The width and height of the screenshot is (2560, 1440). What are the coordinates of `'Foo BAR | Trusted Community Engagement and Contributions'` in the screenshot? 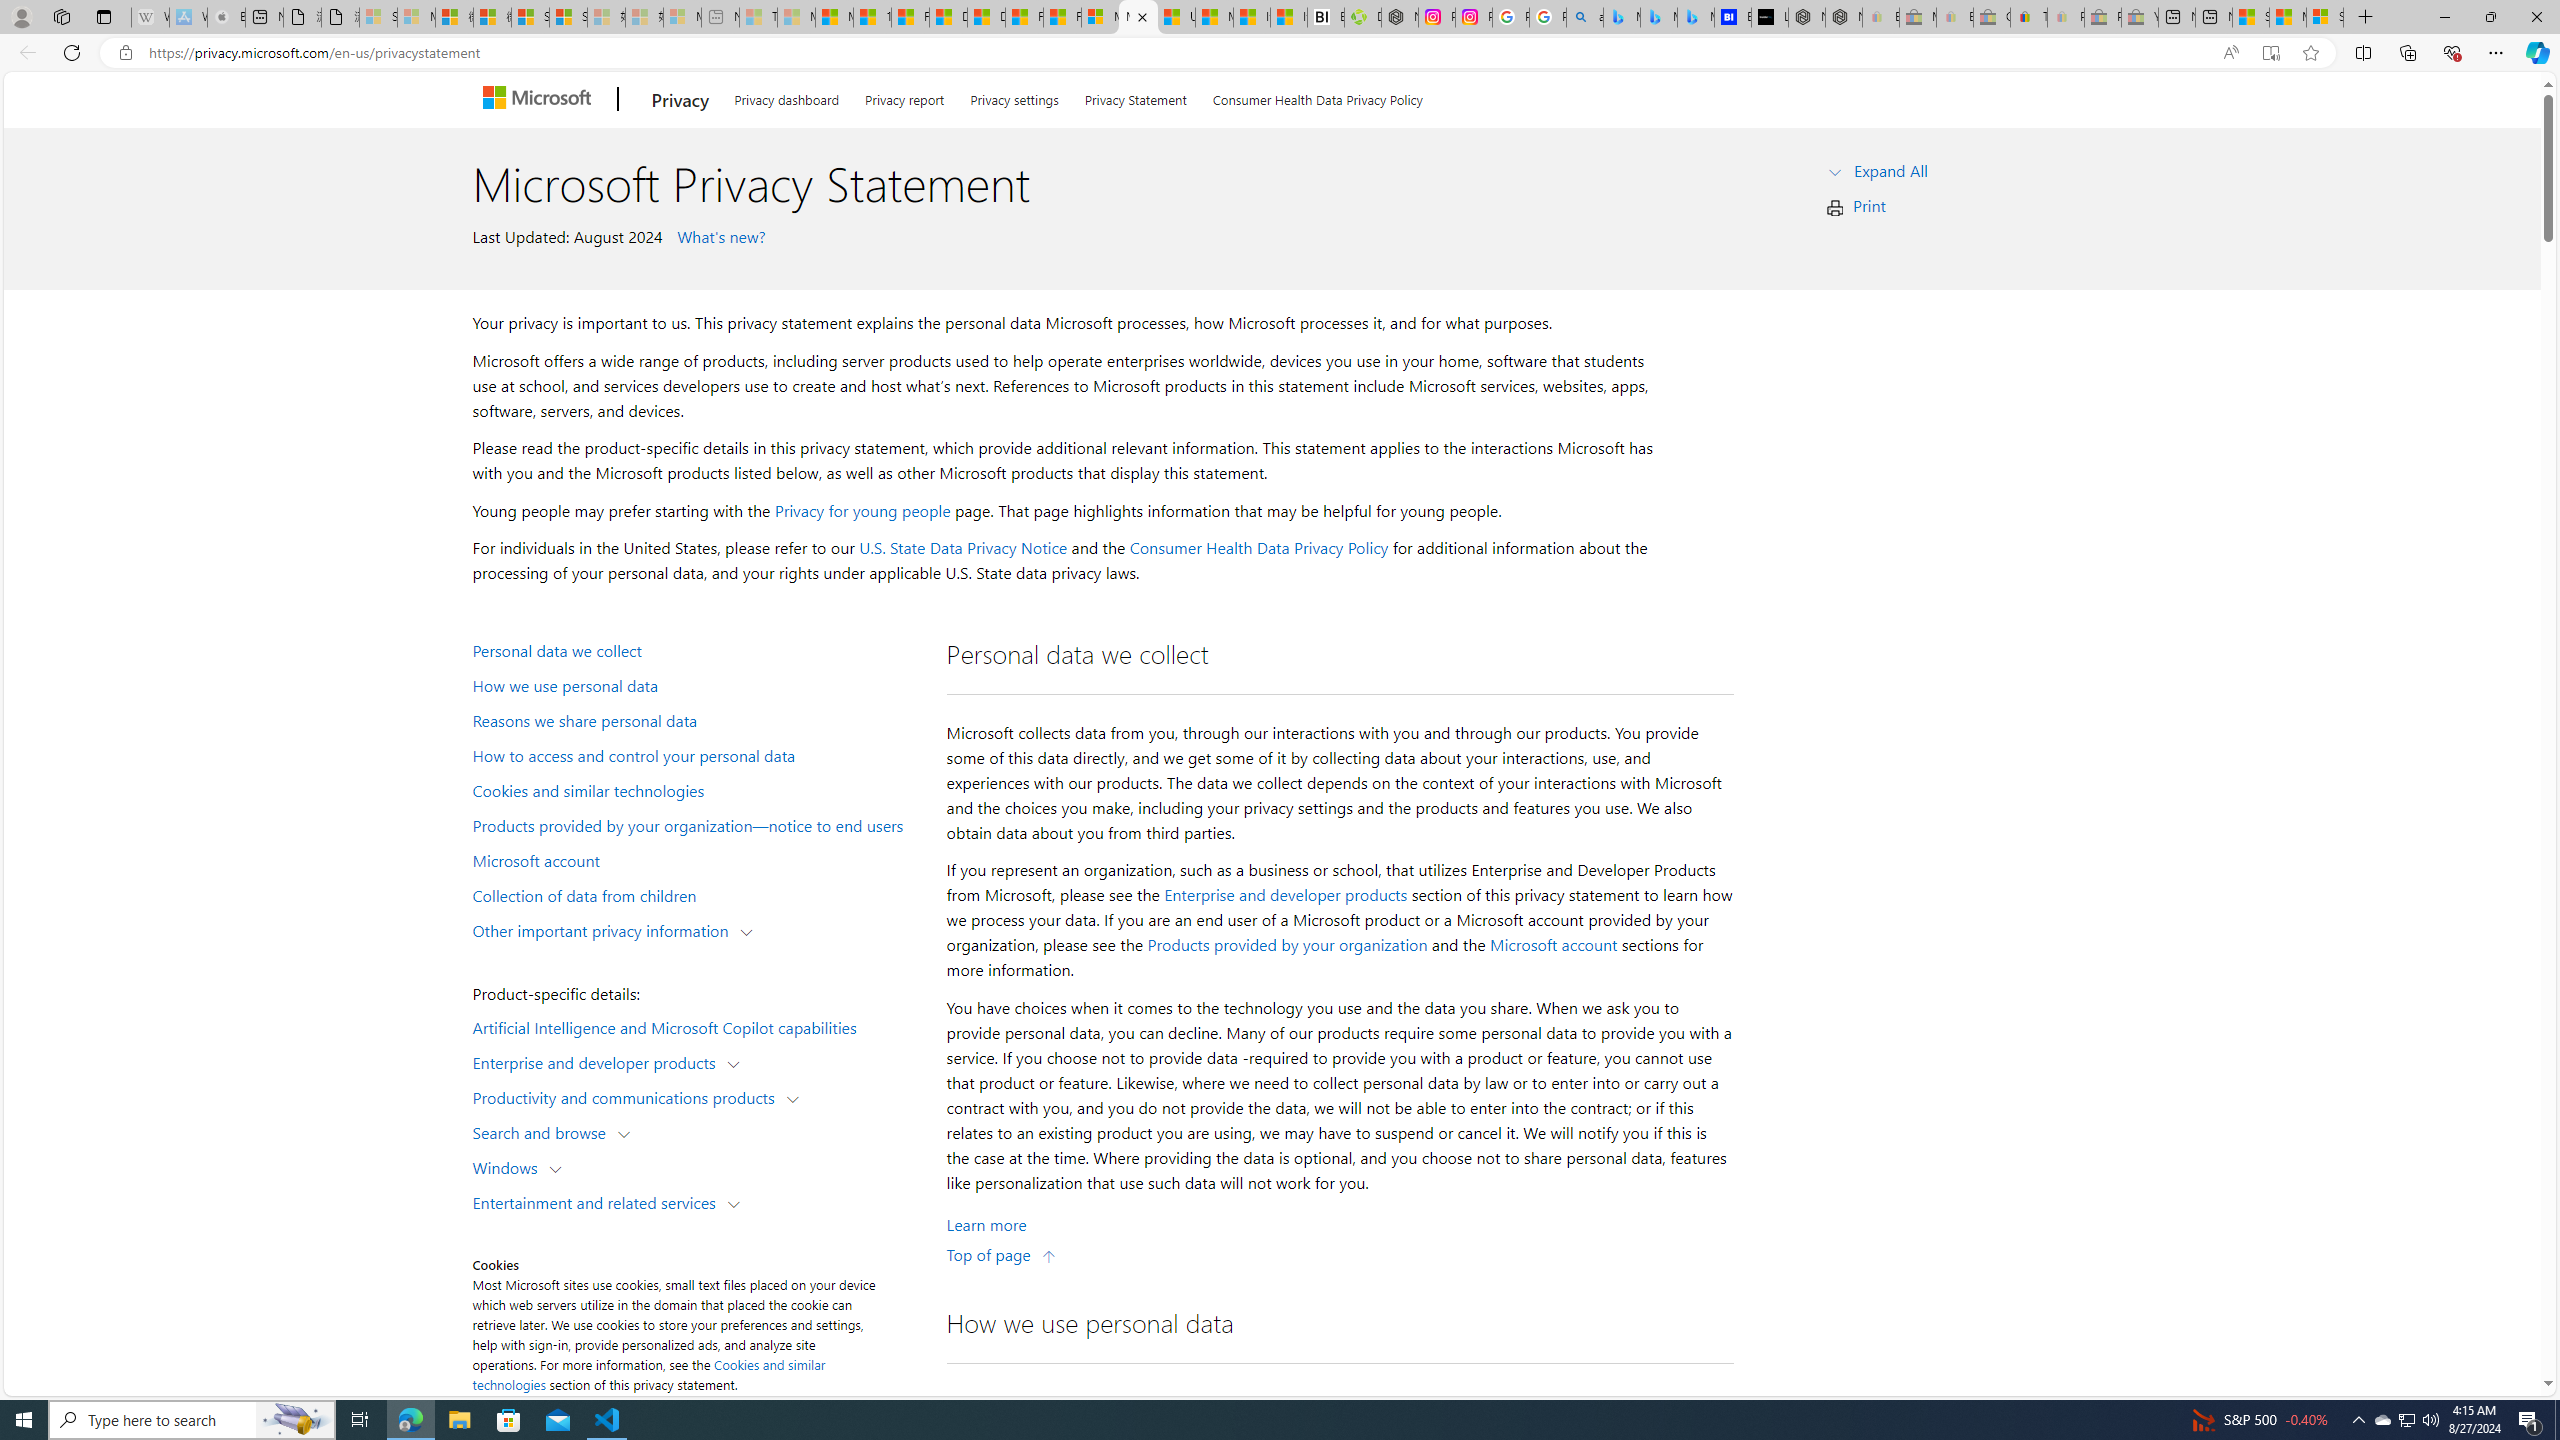 It's located at (1061, 16).